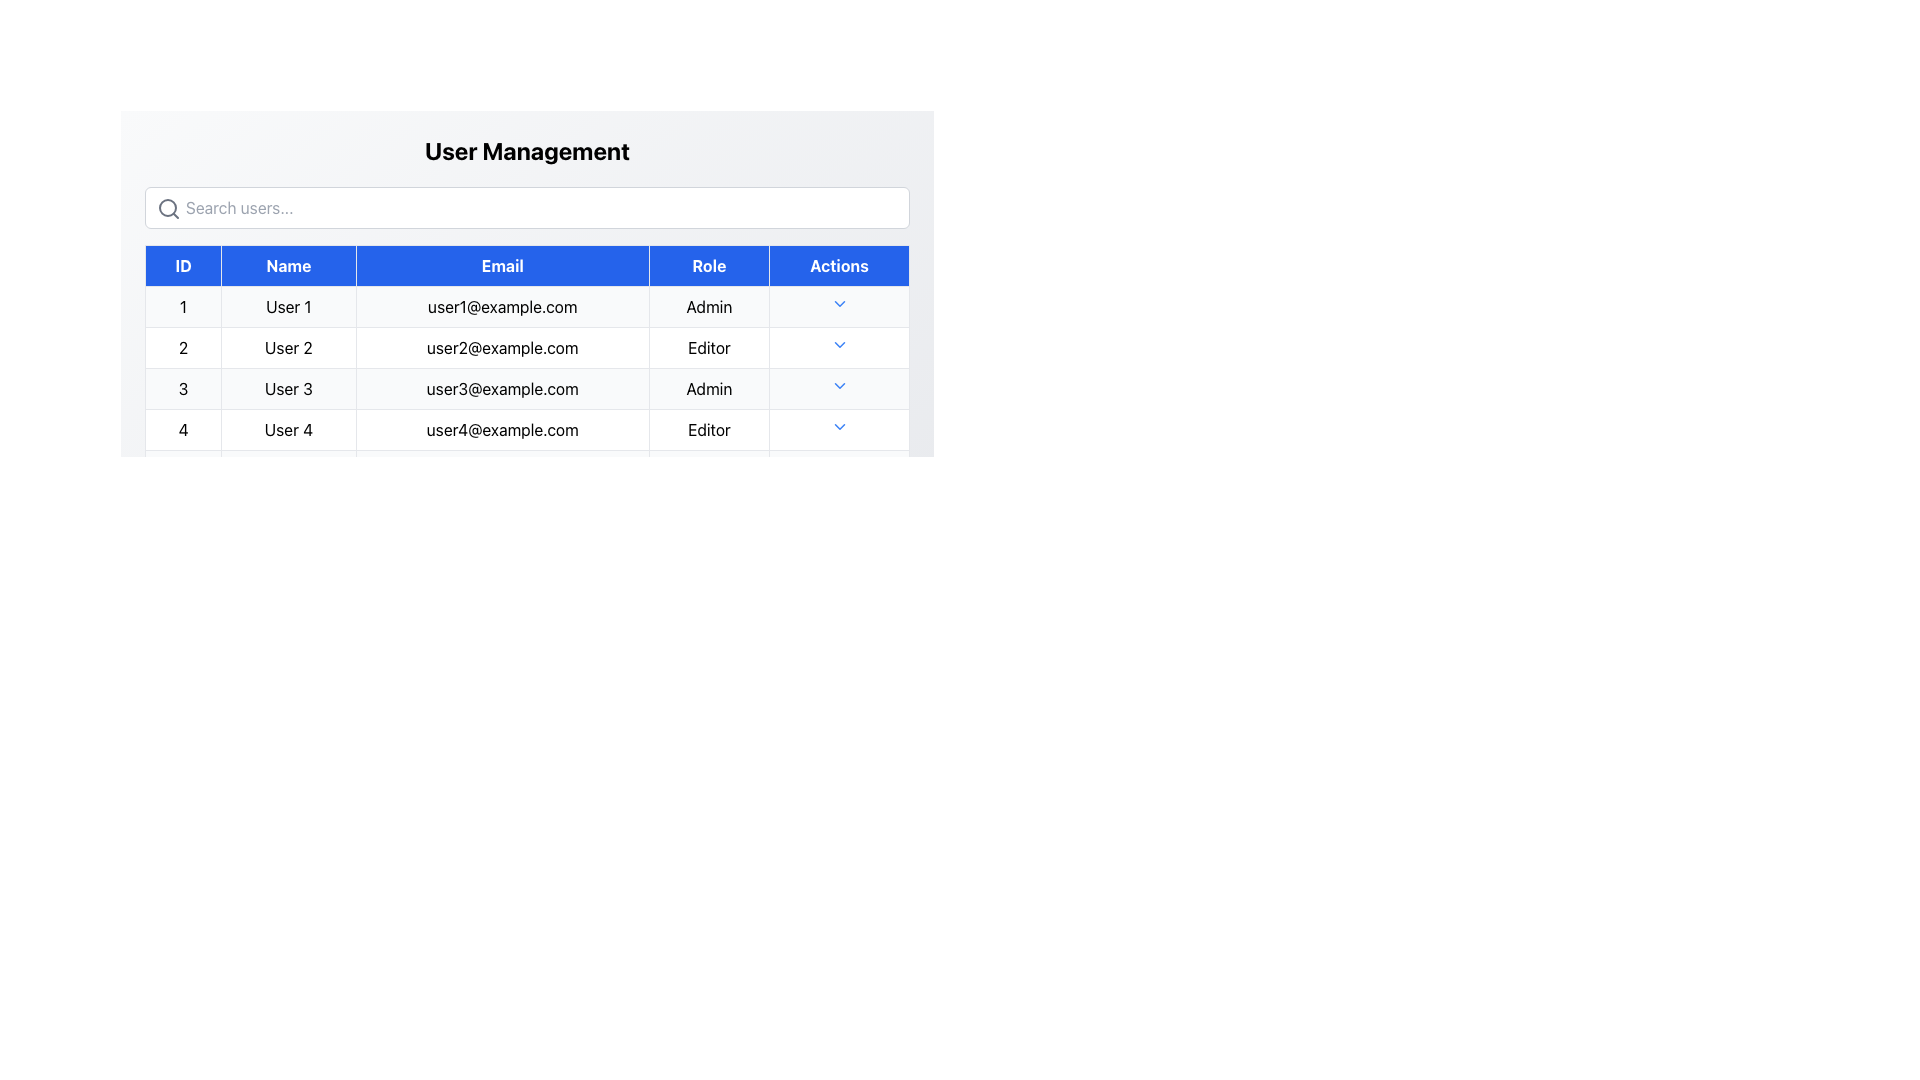 The width and height of the screenshot is (1920, 1080). What do you see at coordinates (183, 307) in the screenshot?
I see `the table cell that displays the index or identification number for the first row of the table, located under the 'ID' header` at bounding box center [183, 307].